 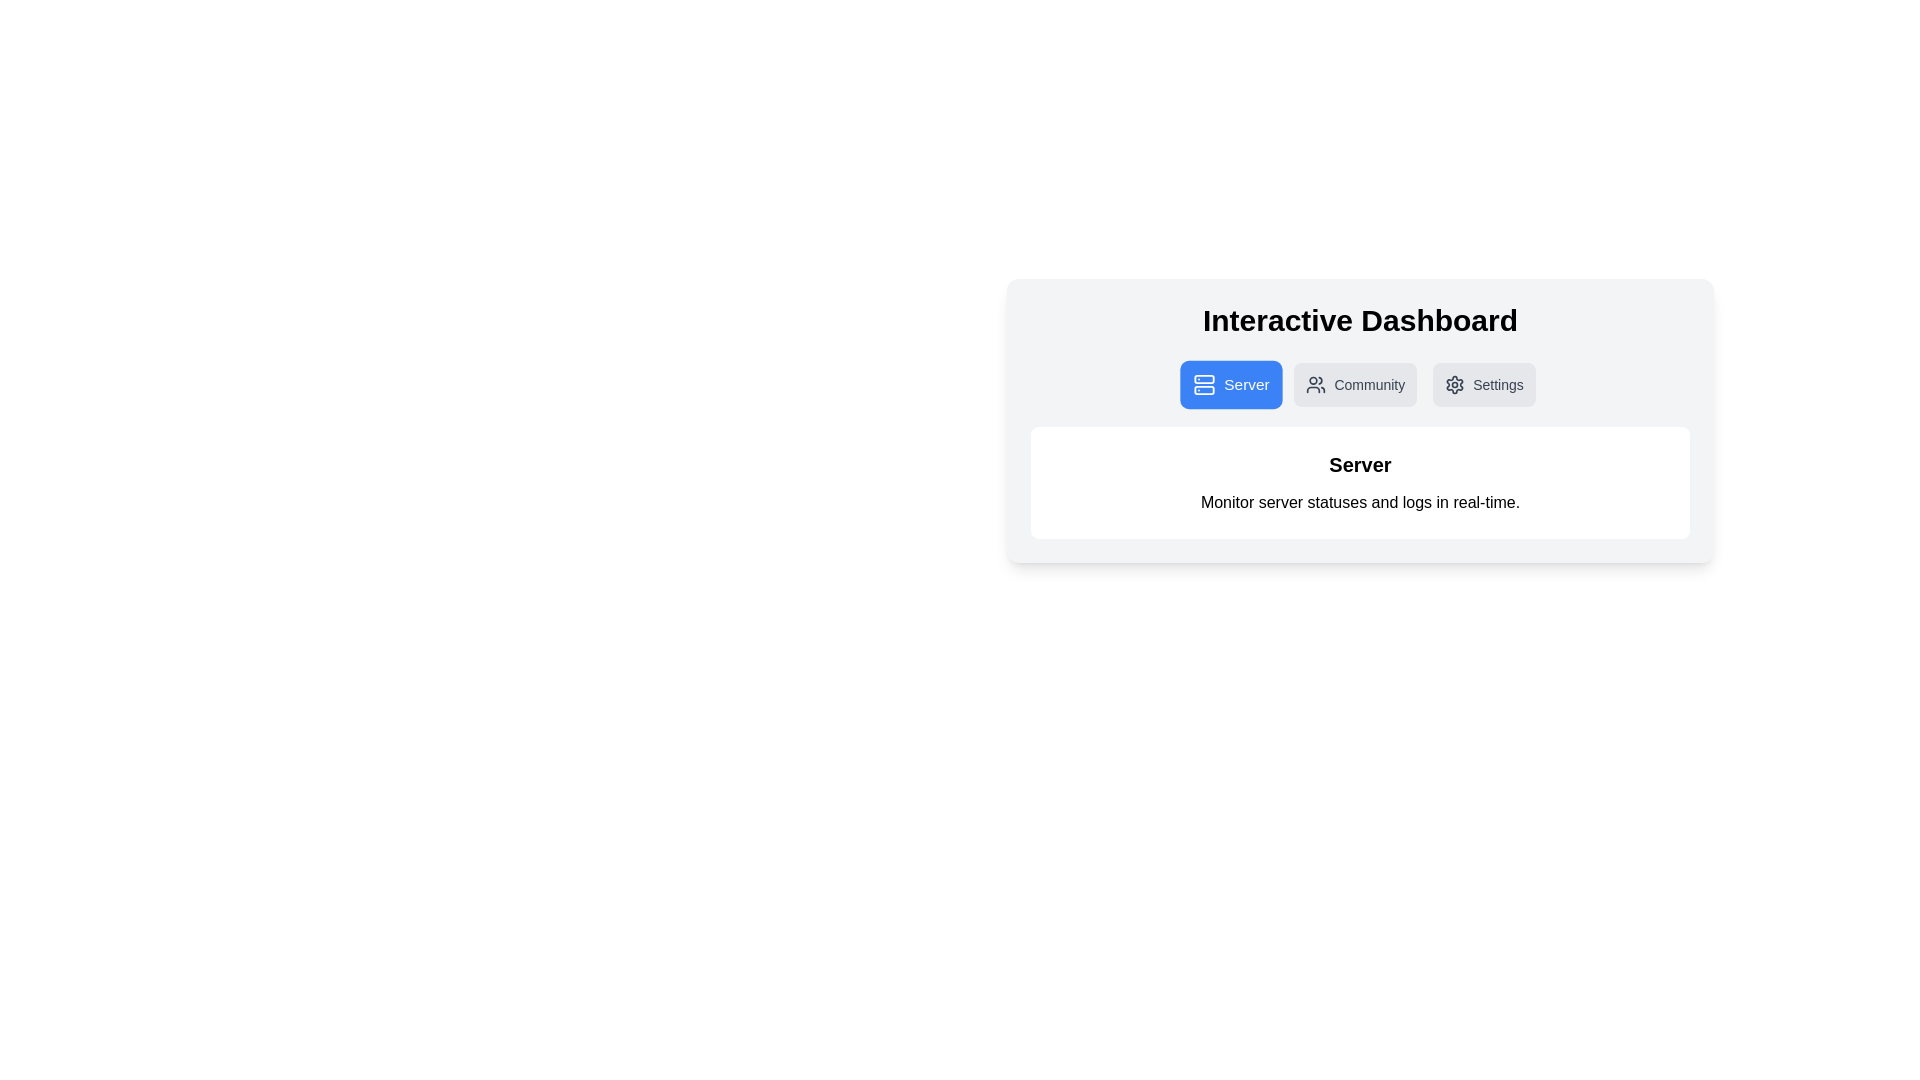 What do you see at coordinates (1355, 385) in the screenshot?
I see `the Community tab to switch the displayed content` at bounding box center [1355, 385].